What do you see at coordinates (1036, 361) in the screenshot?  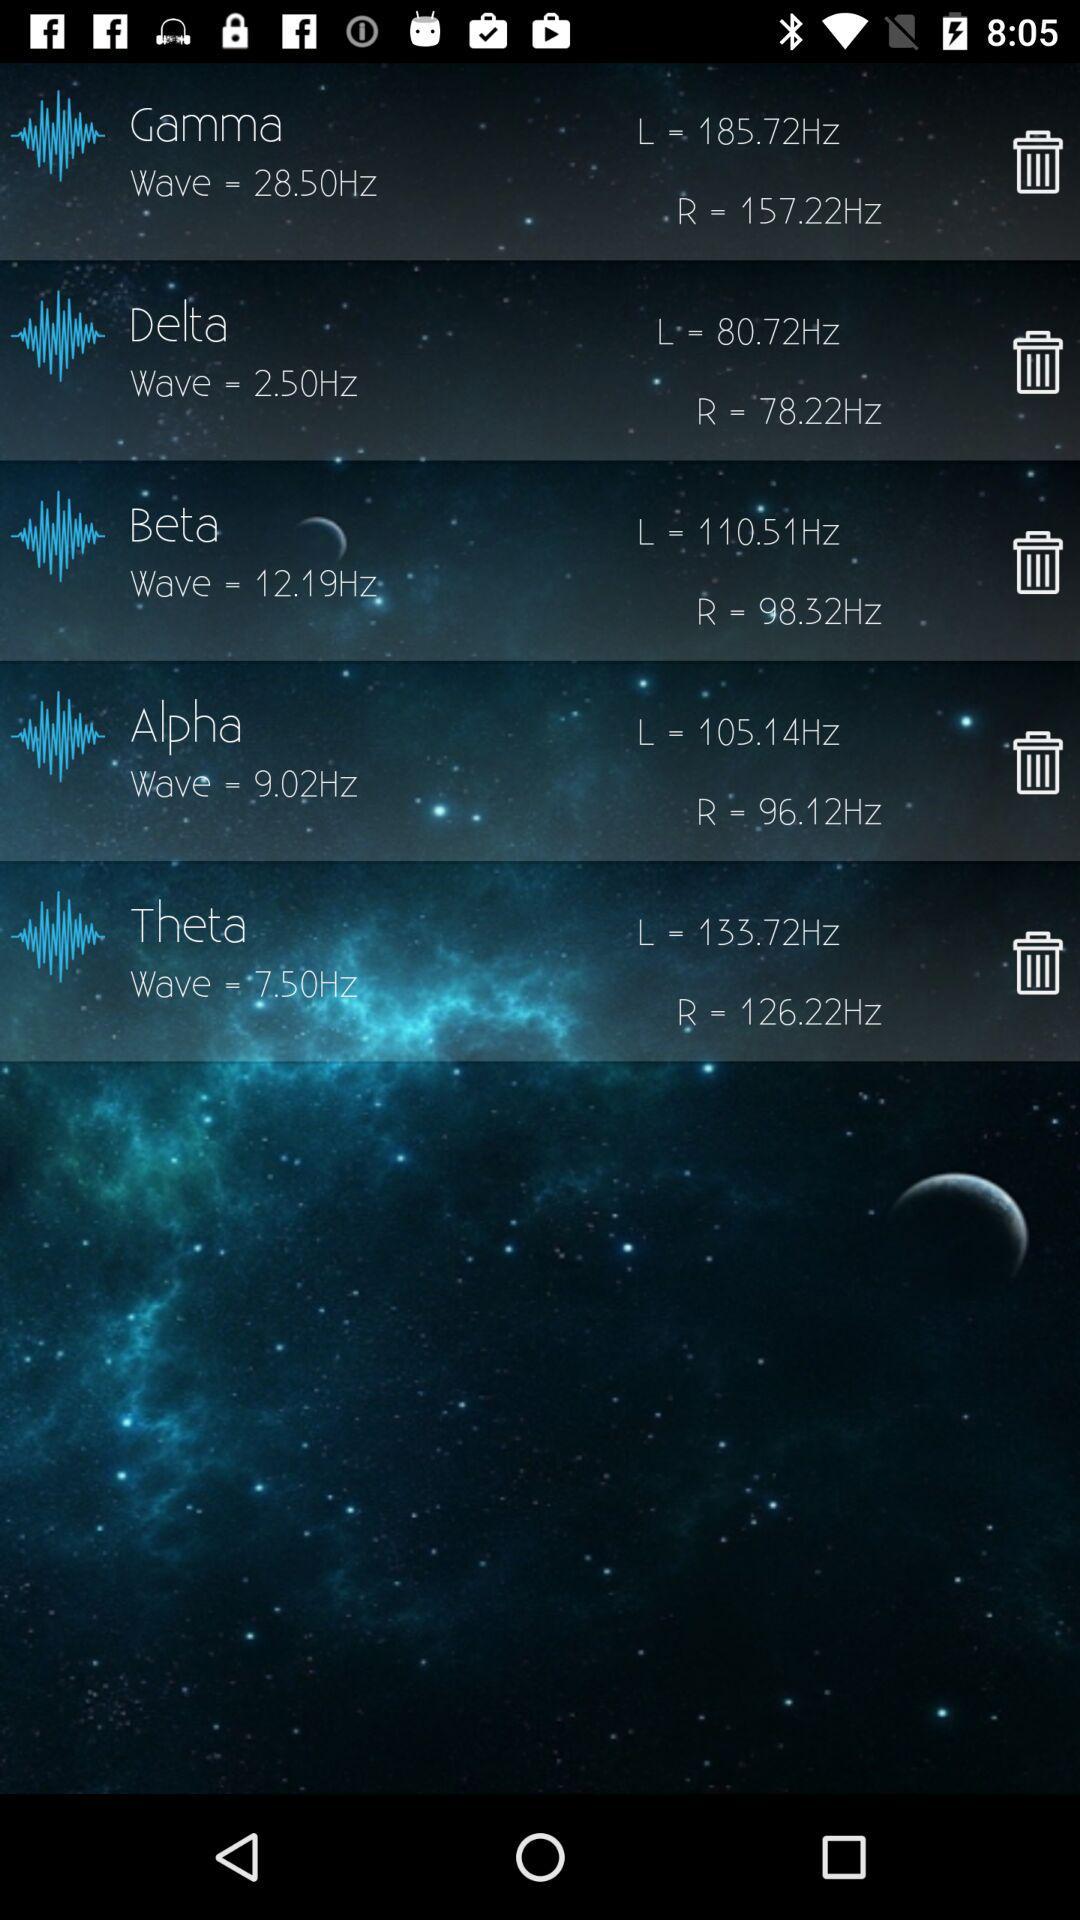 I see `to delete` at bounding box center [1036, 361].